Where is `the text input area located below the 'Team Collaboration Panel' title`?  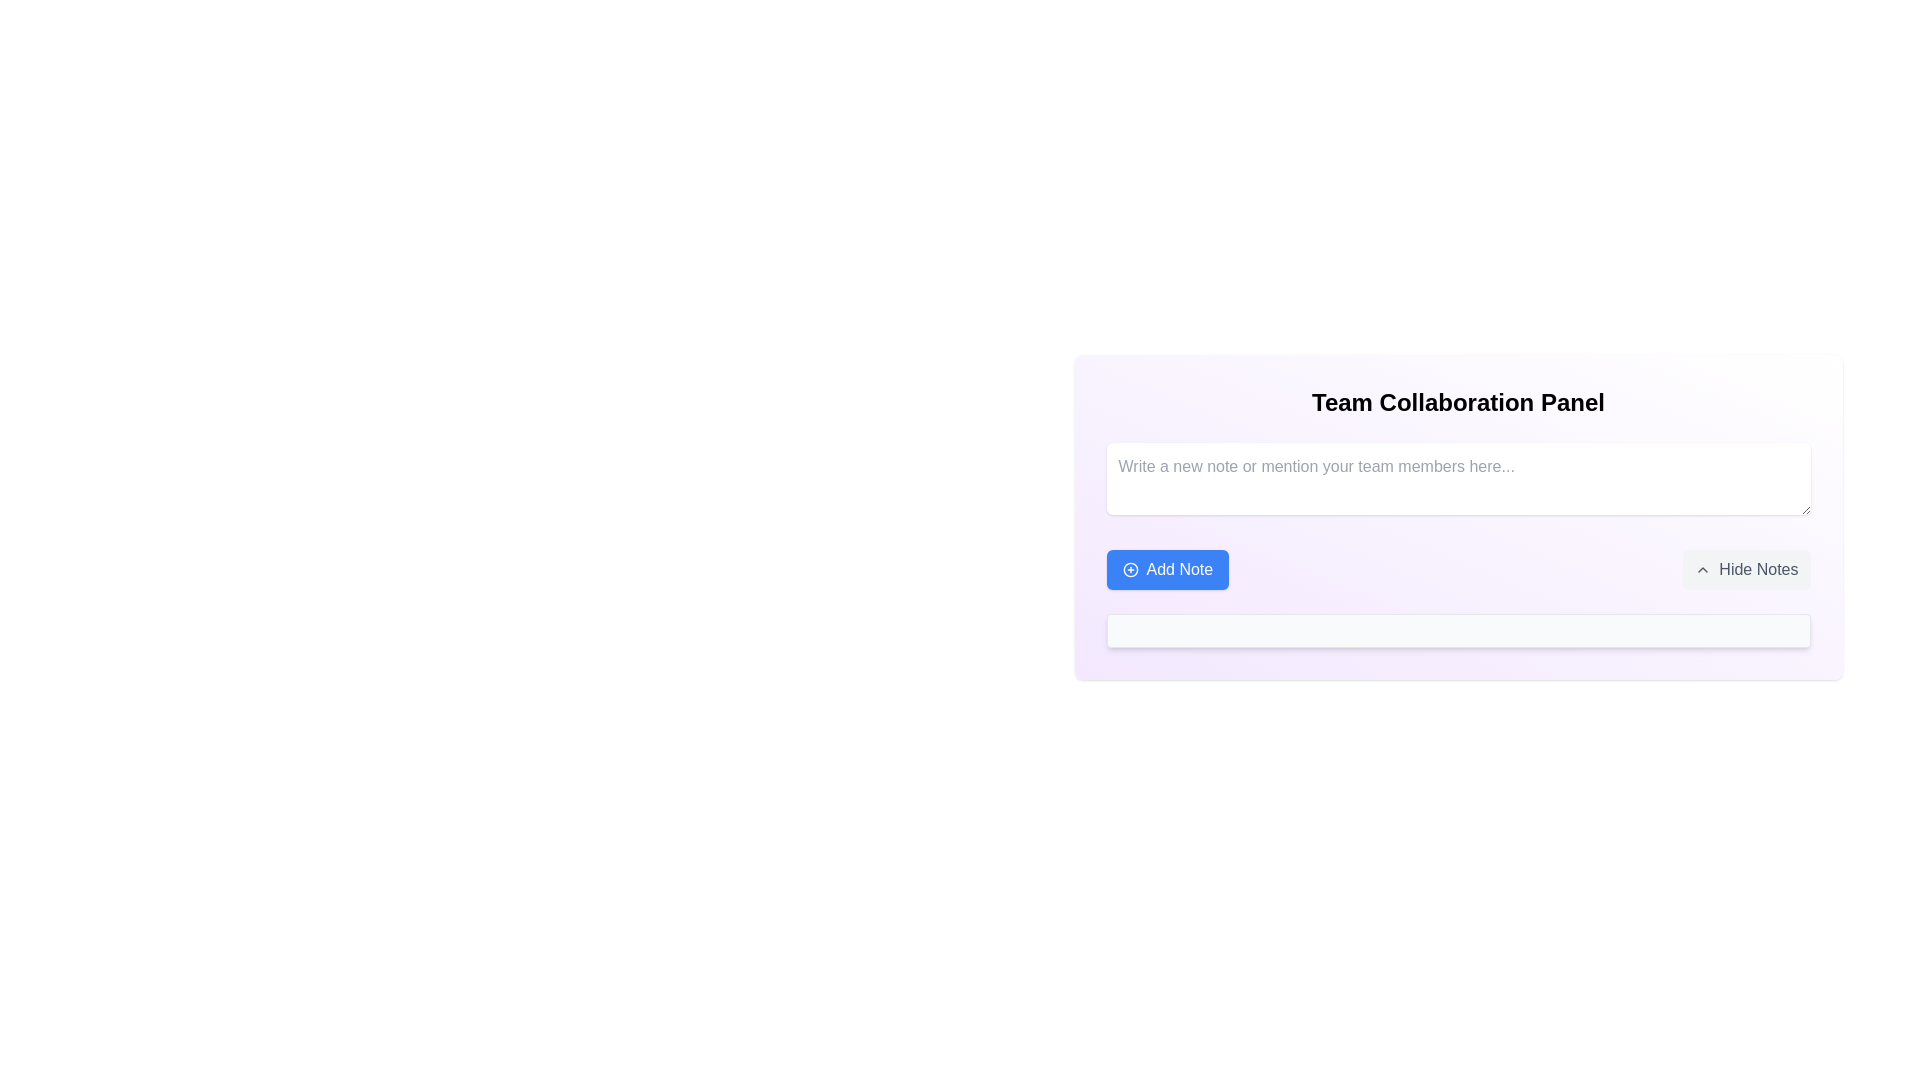
the text input area located below the 'Team Collaboration Panel' title is located at coordinates (1458, 478).